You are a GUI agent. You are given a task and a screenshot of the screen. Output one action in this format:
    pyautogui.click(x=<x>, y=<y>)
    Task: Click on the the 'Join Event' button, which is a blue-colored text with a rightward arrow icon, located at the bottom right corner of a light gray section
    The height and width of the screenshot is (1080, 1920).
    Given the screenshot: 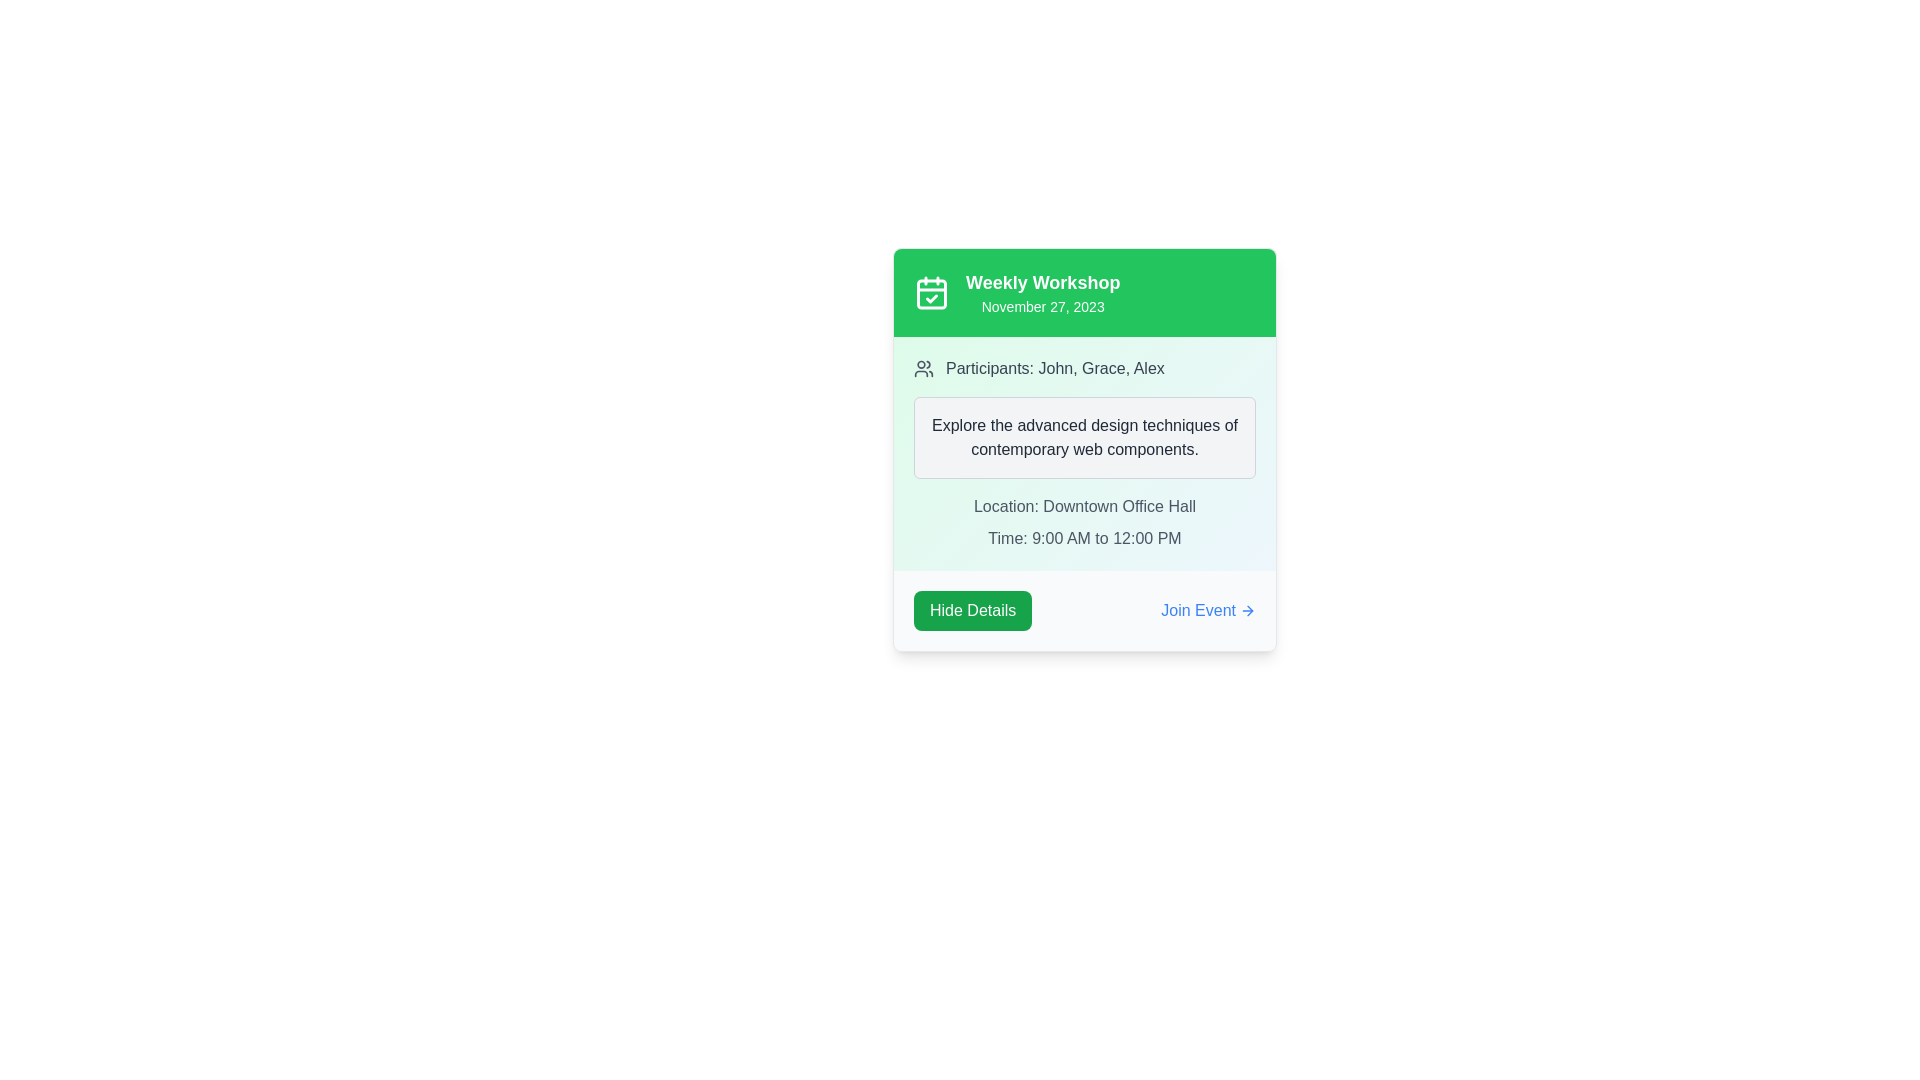 What is the action you would take?
    pyautogui.click(x=1207, y=609)
    